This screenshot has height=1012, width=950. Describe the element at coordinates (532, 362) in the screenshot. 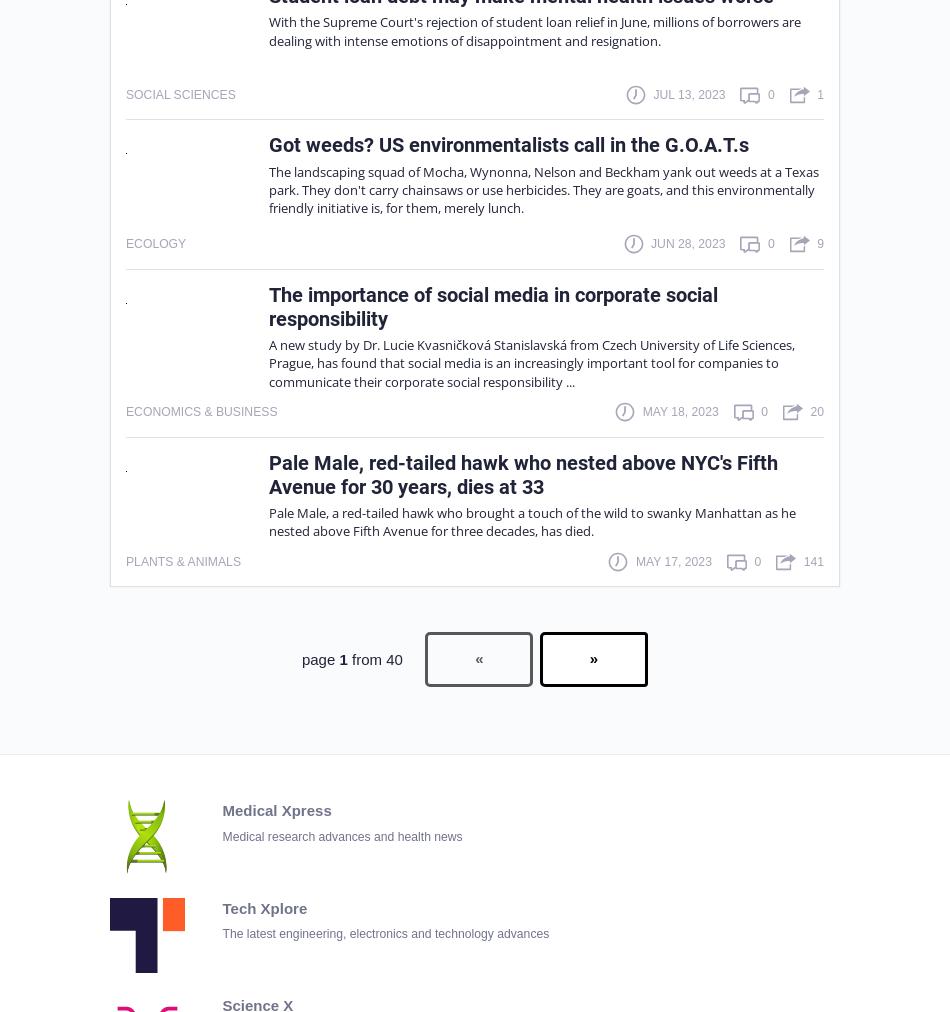

I see `'A new study by Dr. Lucie Kvasničková Stanislavská from Czech University of Life Sciences, Prague, has found that social media is an increasingly important tool for companies to communicate their corporate social responsibility ...'` at that location.